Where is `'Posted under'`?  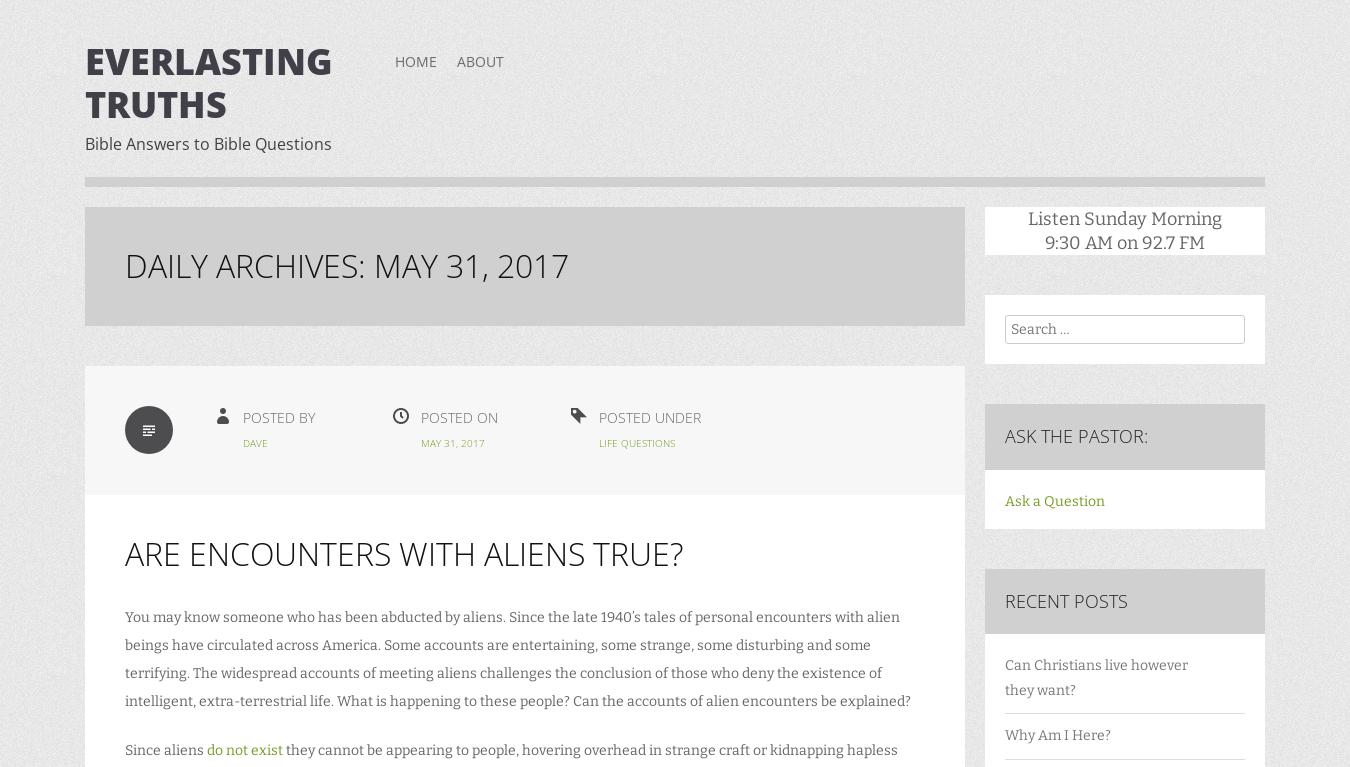 'Posted under' is located at coordinates (650, 416).